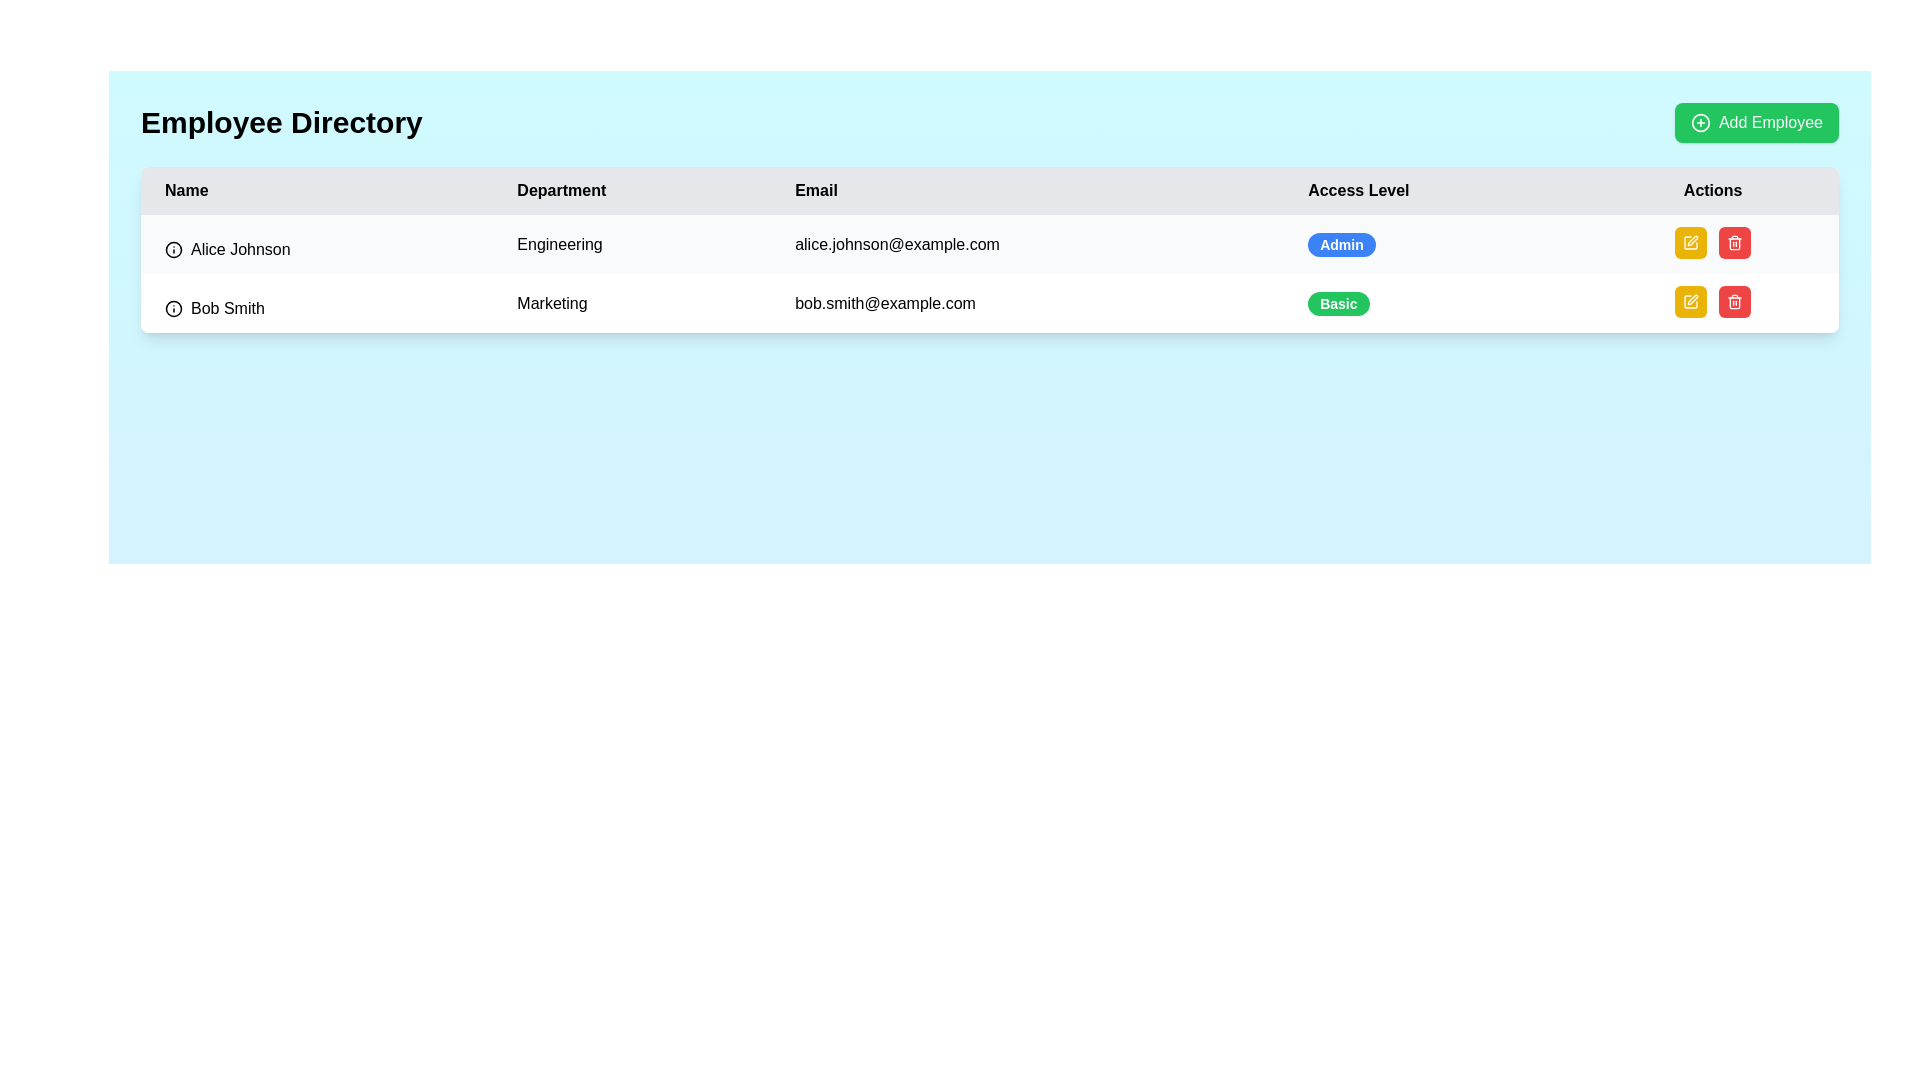 The image size is (1920, 1080). Describe the element at coordinates (1699, 123) in the screenshot. I see `the SVG circle outline icon in the top-right corner of the employee directory interface` at that location.